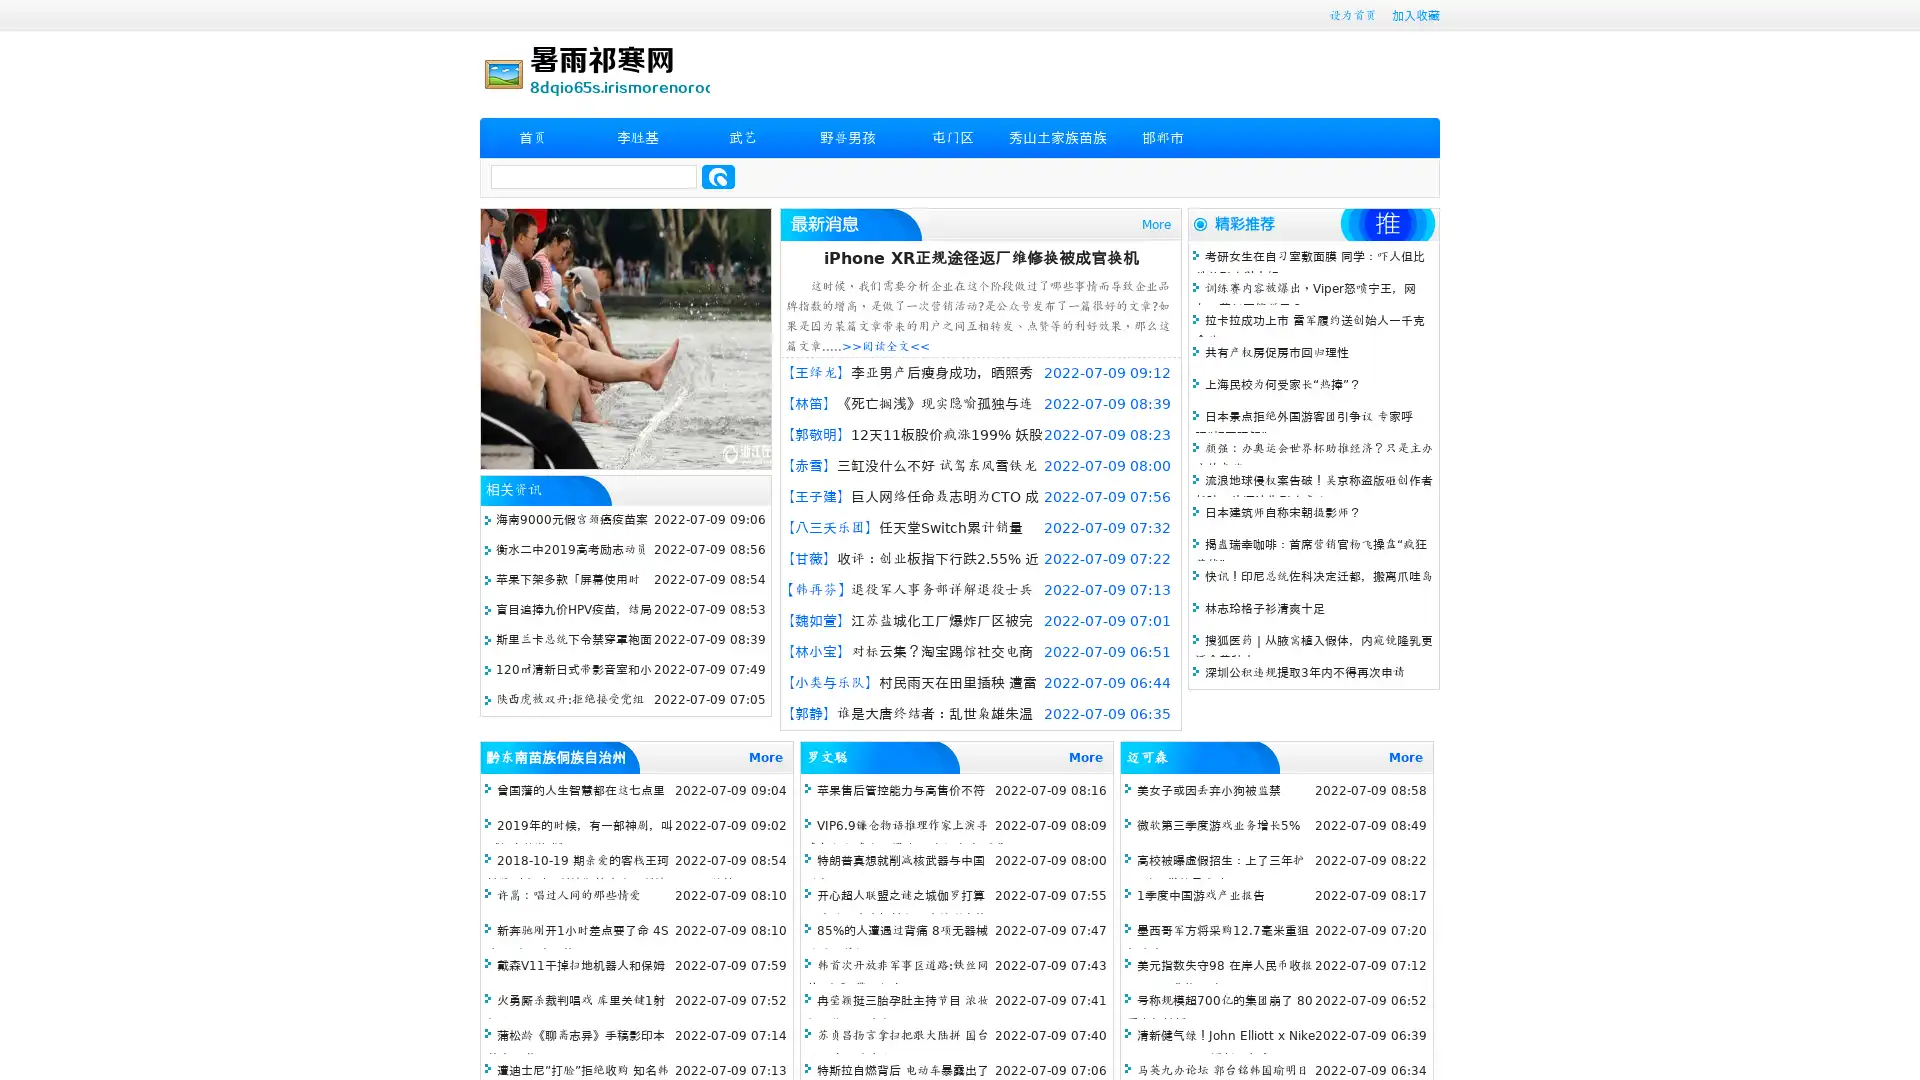 Image resolution: width=1920 pixels, height=1080 pixels. What do you see at coordinates (718, 176) in the screenshot?
I see `Search` at bounding box center [718, 176].